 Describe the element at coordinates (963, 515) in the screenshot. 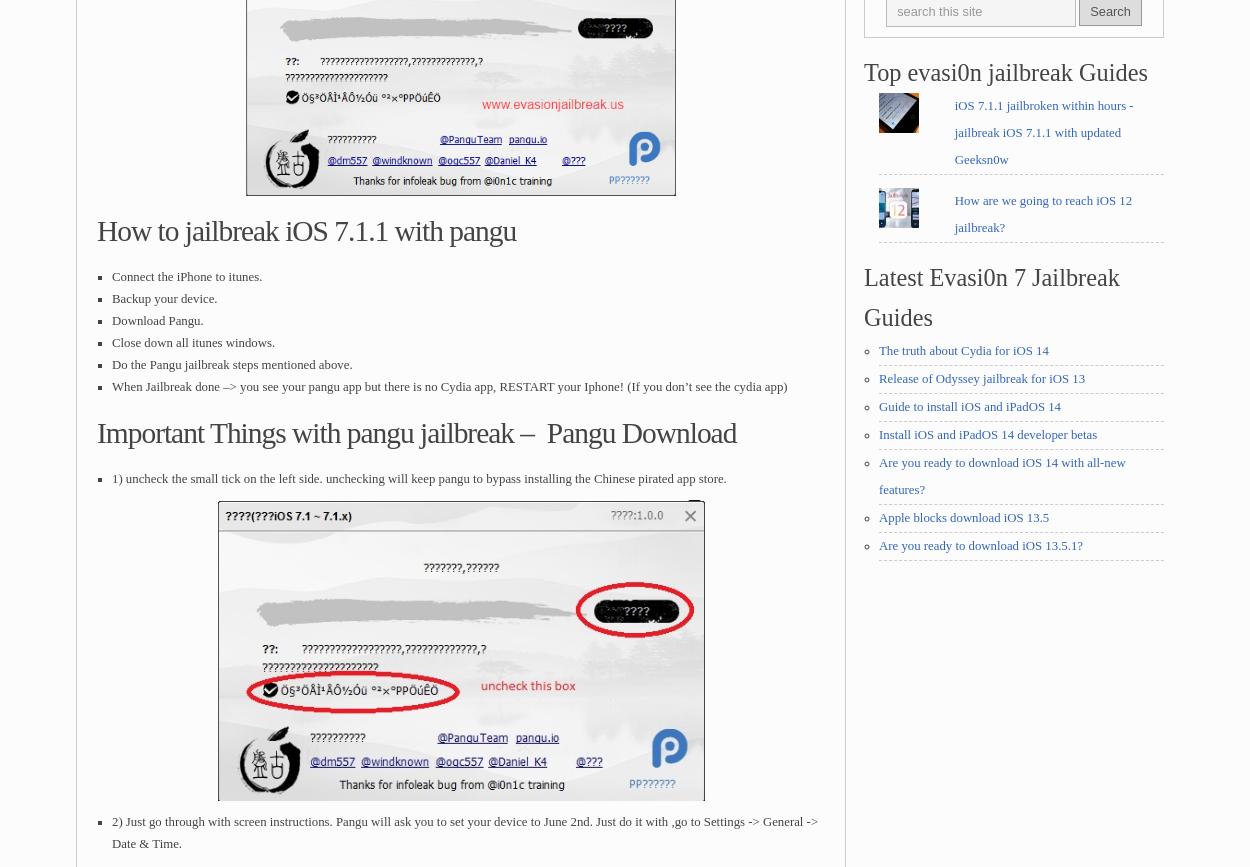

I see `'Apple blocks download iOS 13.5'` at that location.